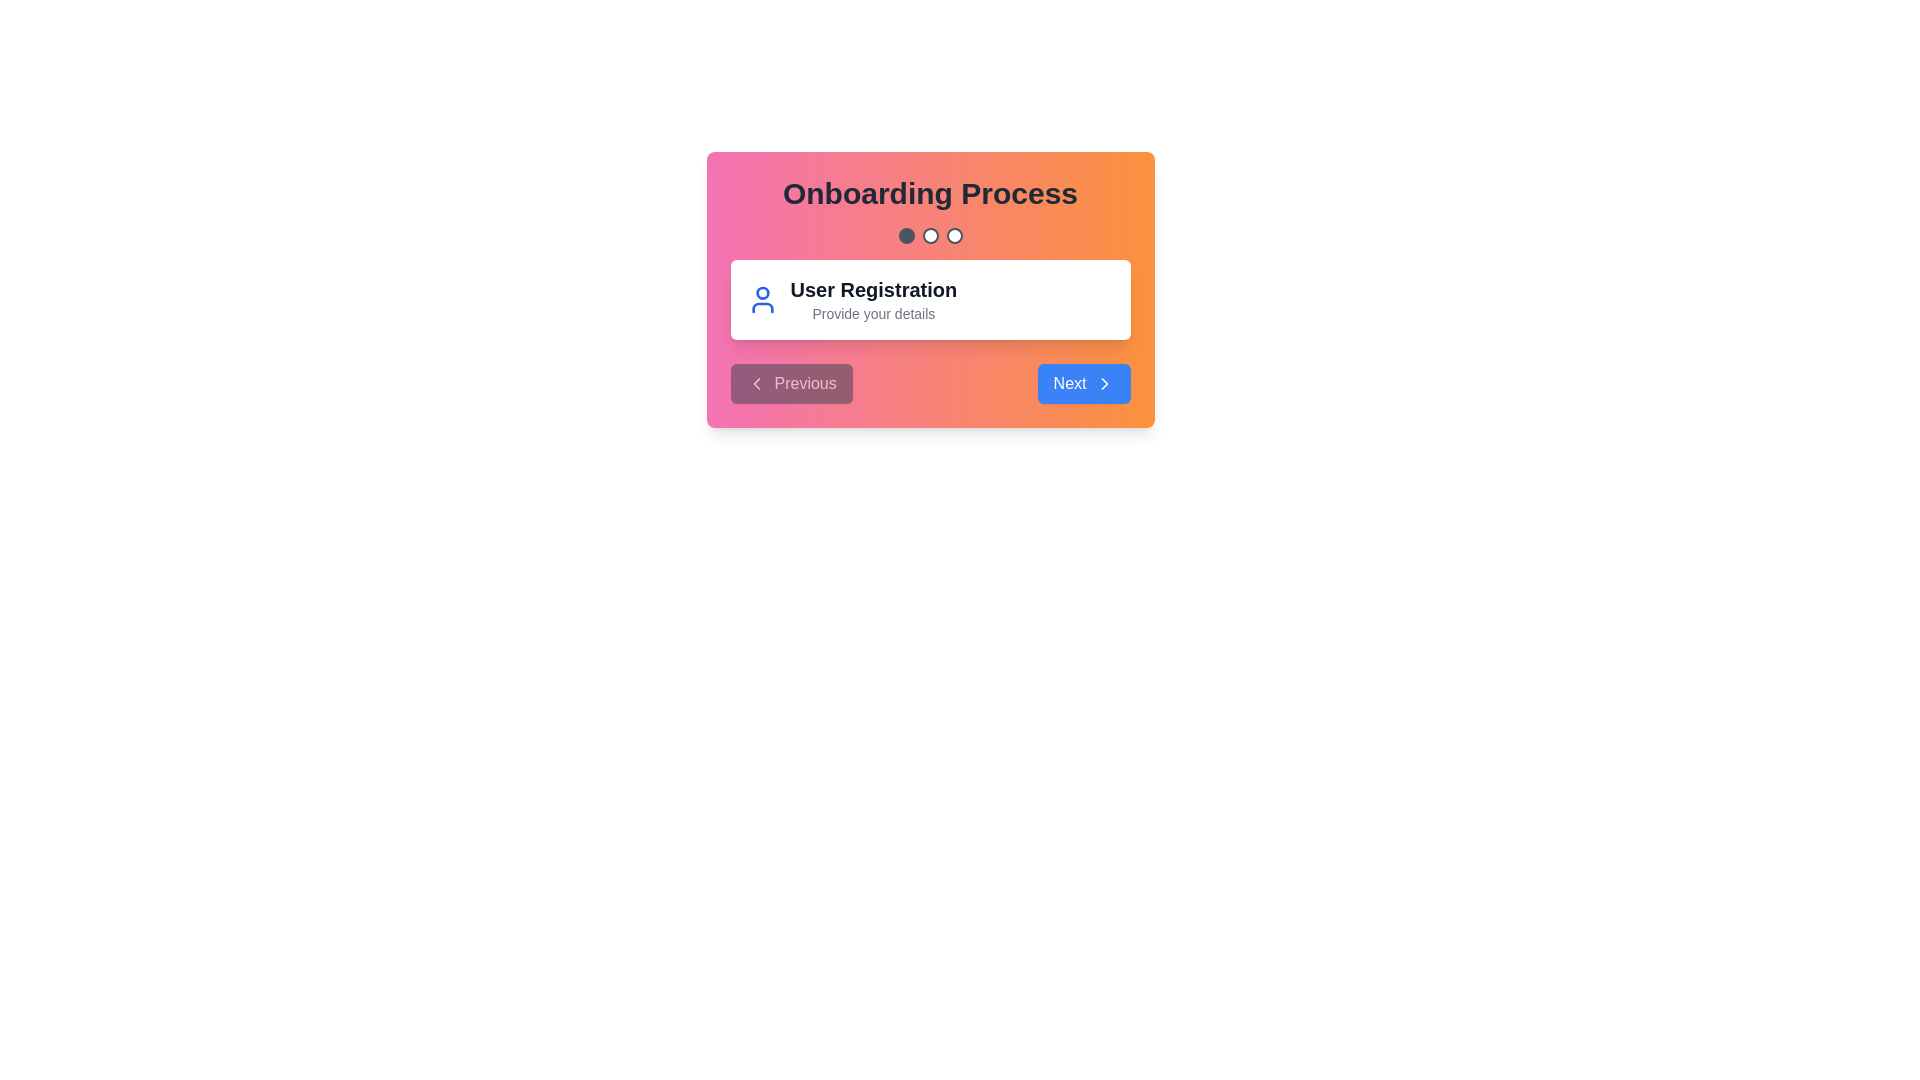 This screenshot has width=1920, height=1080. What do you see at coordinates (755, 384) in the screenshot?
I see `the 'Previous' button which contains a left-pointing chevron icon styled with a thin outline and rounded edges, located at the bottom left of the modal` at bounding box center [755, 384].